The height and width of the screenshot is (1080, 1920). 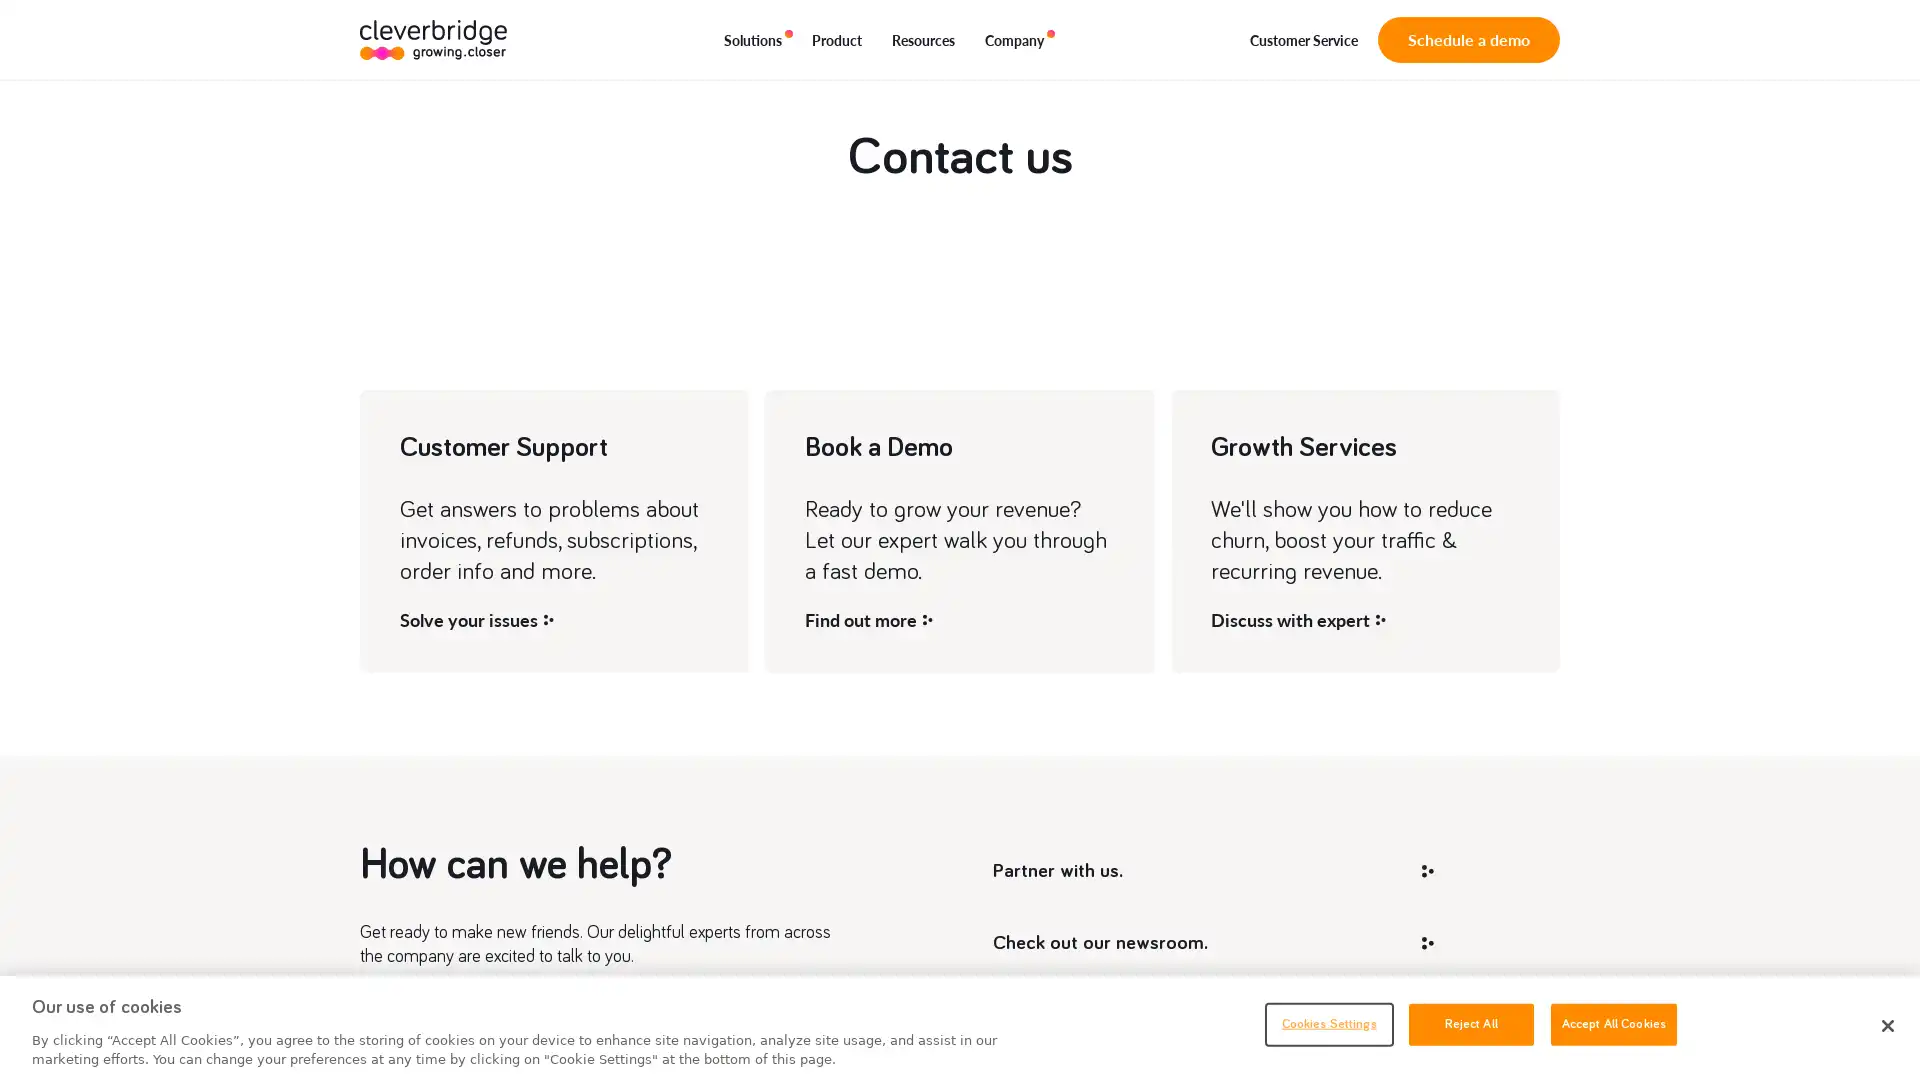 What do you see at coordinates (1886, 1026) in the screenshot?
I see `Close` at bounding box center [1886, 1026].